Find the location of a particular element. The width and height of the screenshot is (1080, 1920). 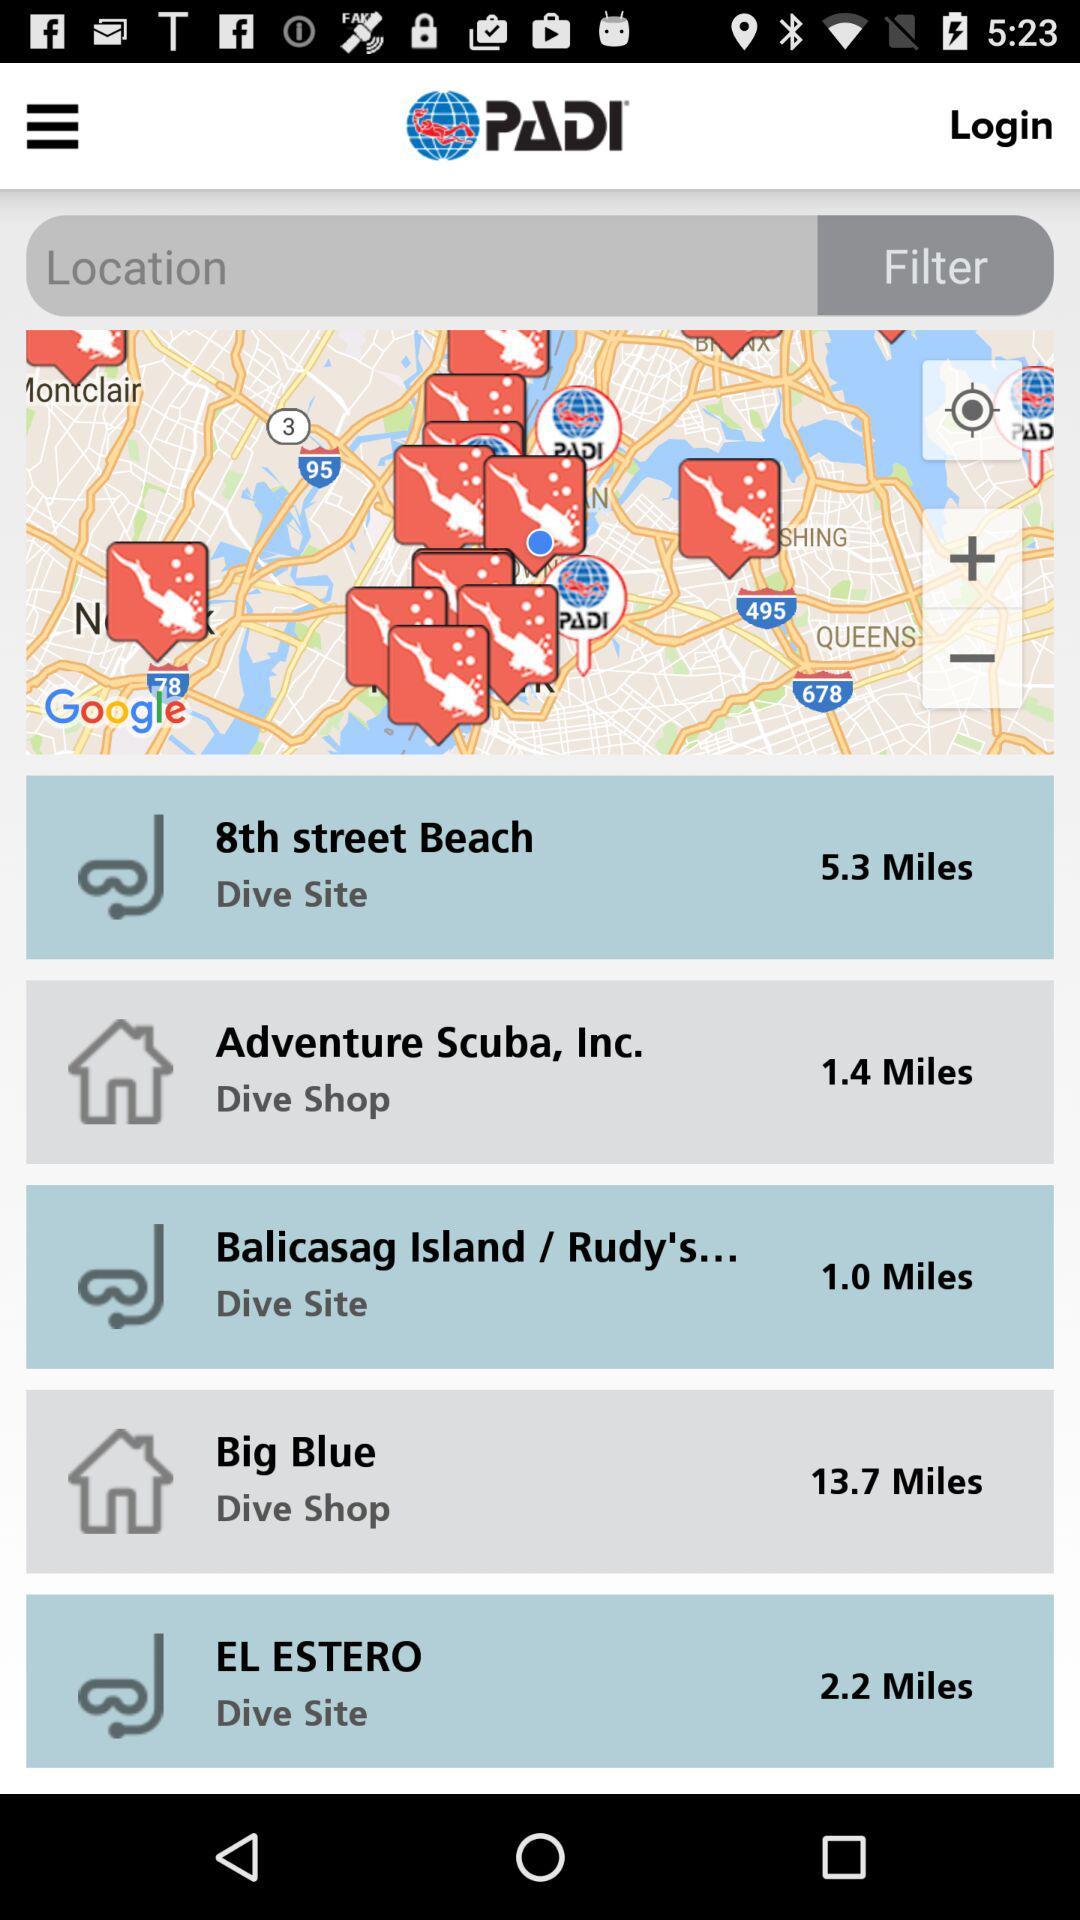

filter button is located at coordinates (935, 264).